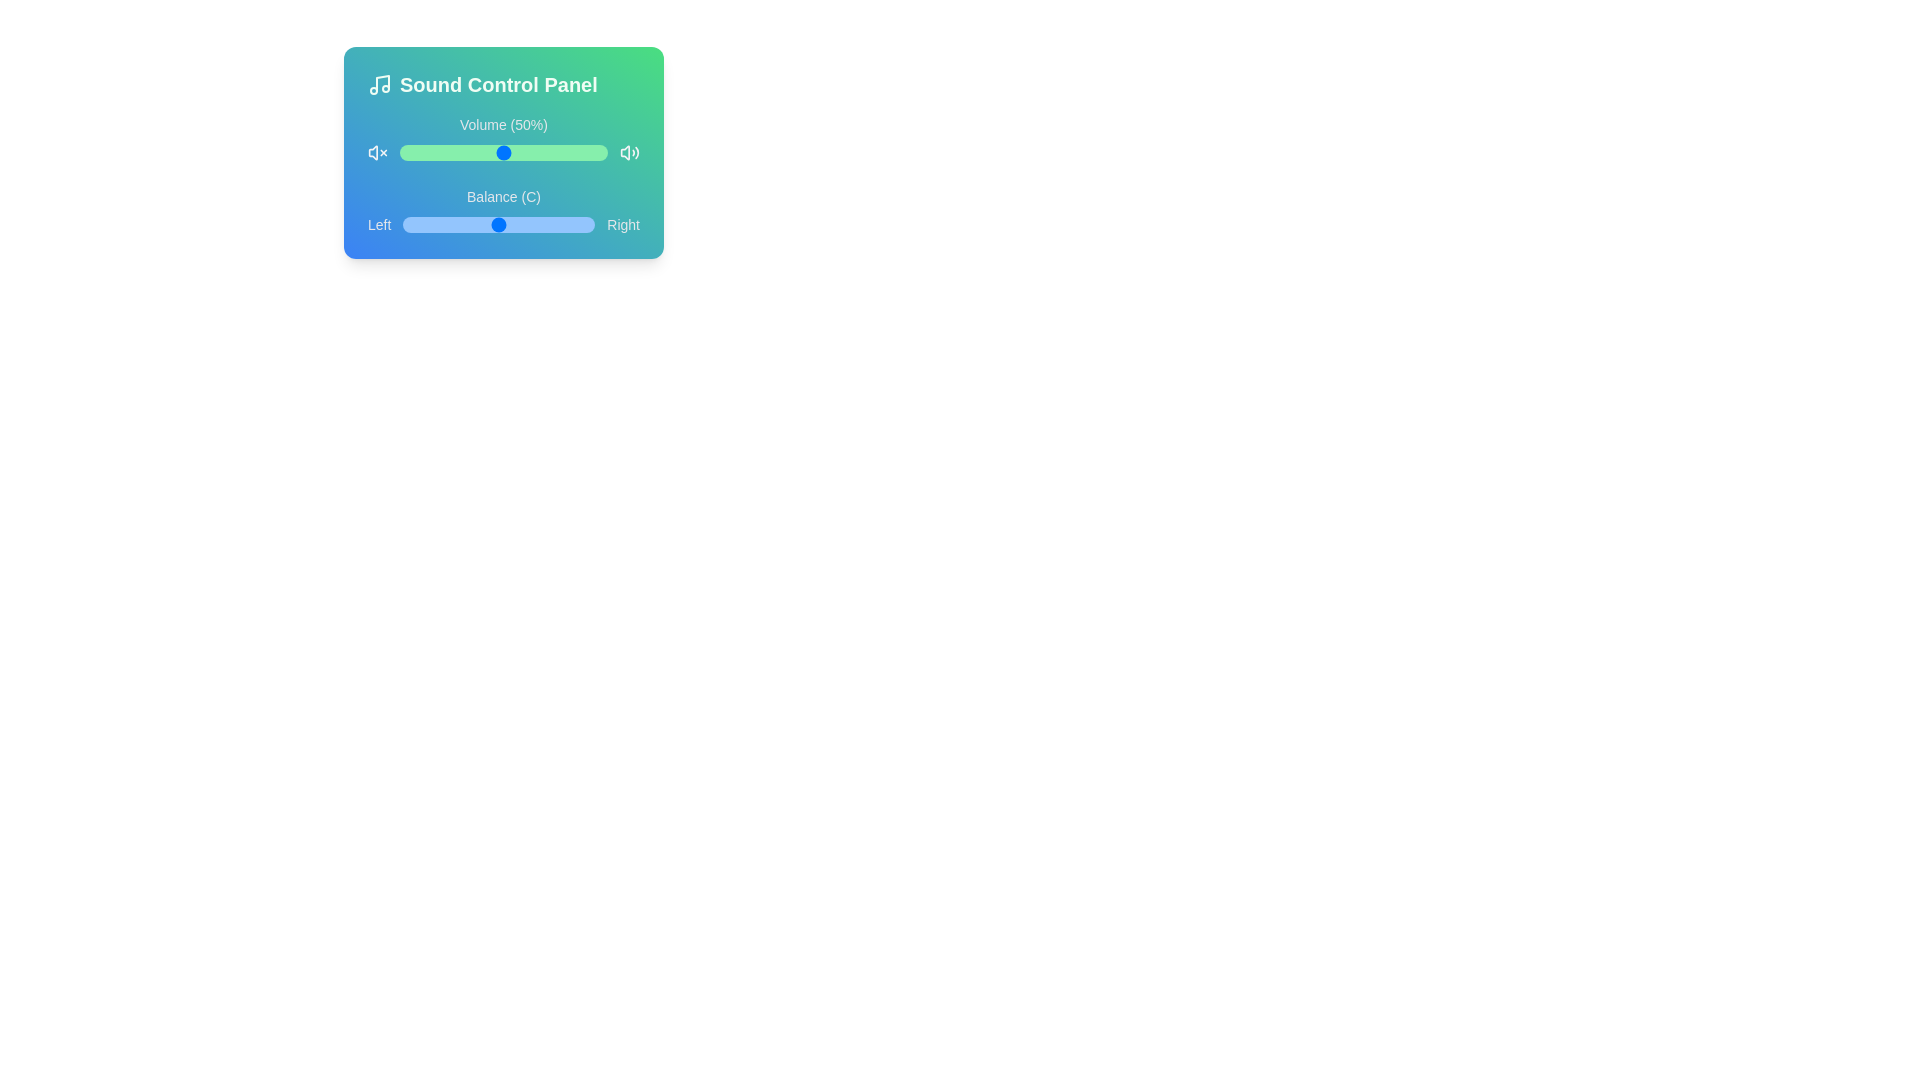 Image resolution: width=1920 pixels, height=1080 pixels. What do you see at coordinates (477, 224) in the screenshot?
I see `balance` at bounding box center [477, 224].